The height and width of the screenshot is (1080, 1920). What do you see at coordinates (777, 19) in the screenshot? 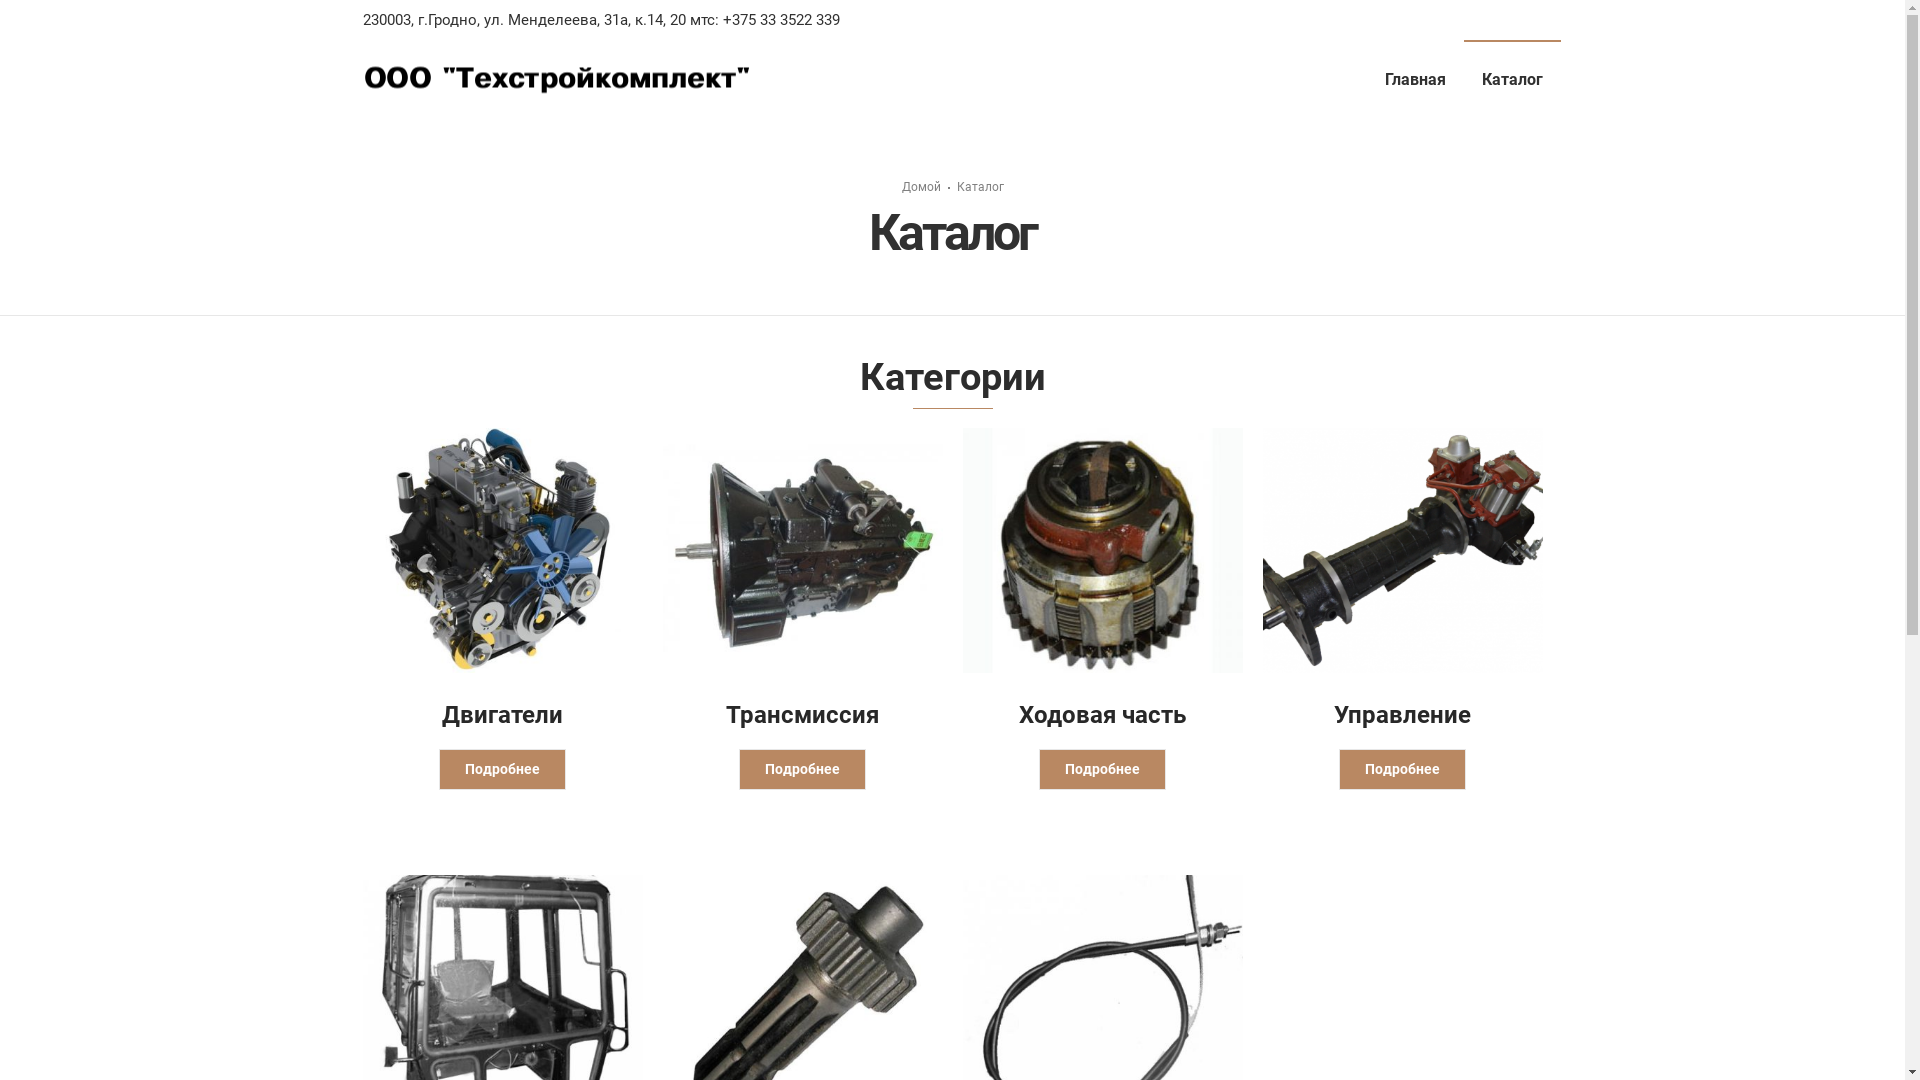
I see `'+375 33 3522 339'` at bounding box center [777, 19].